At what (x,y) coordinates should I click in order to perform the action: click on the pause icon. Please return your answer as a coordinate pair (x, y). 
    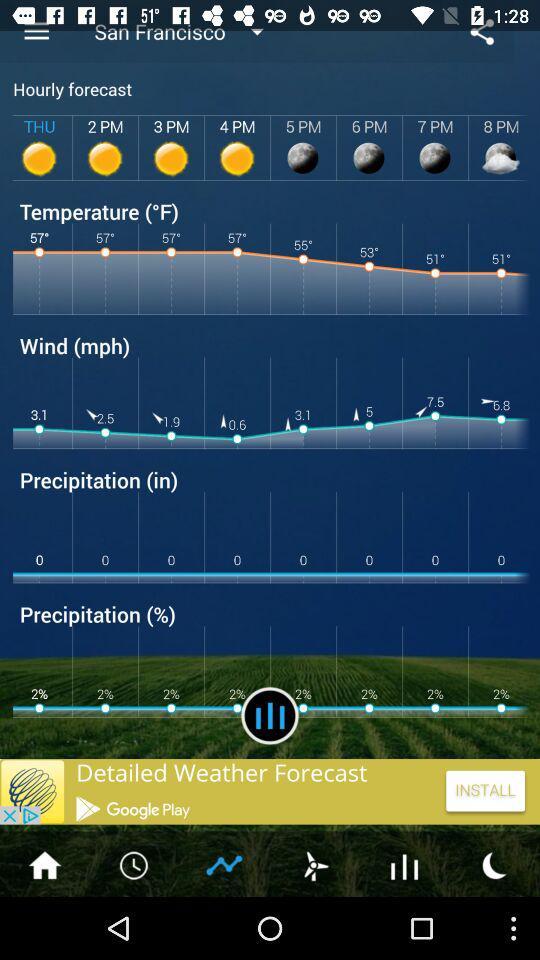
    Looking at the image, I should click on (270, 765).